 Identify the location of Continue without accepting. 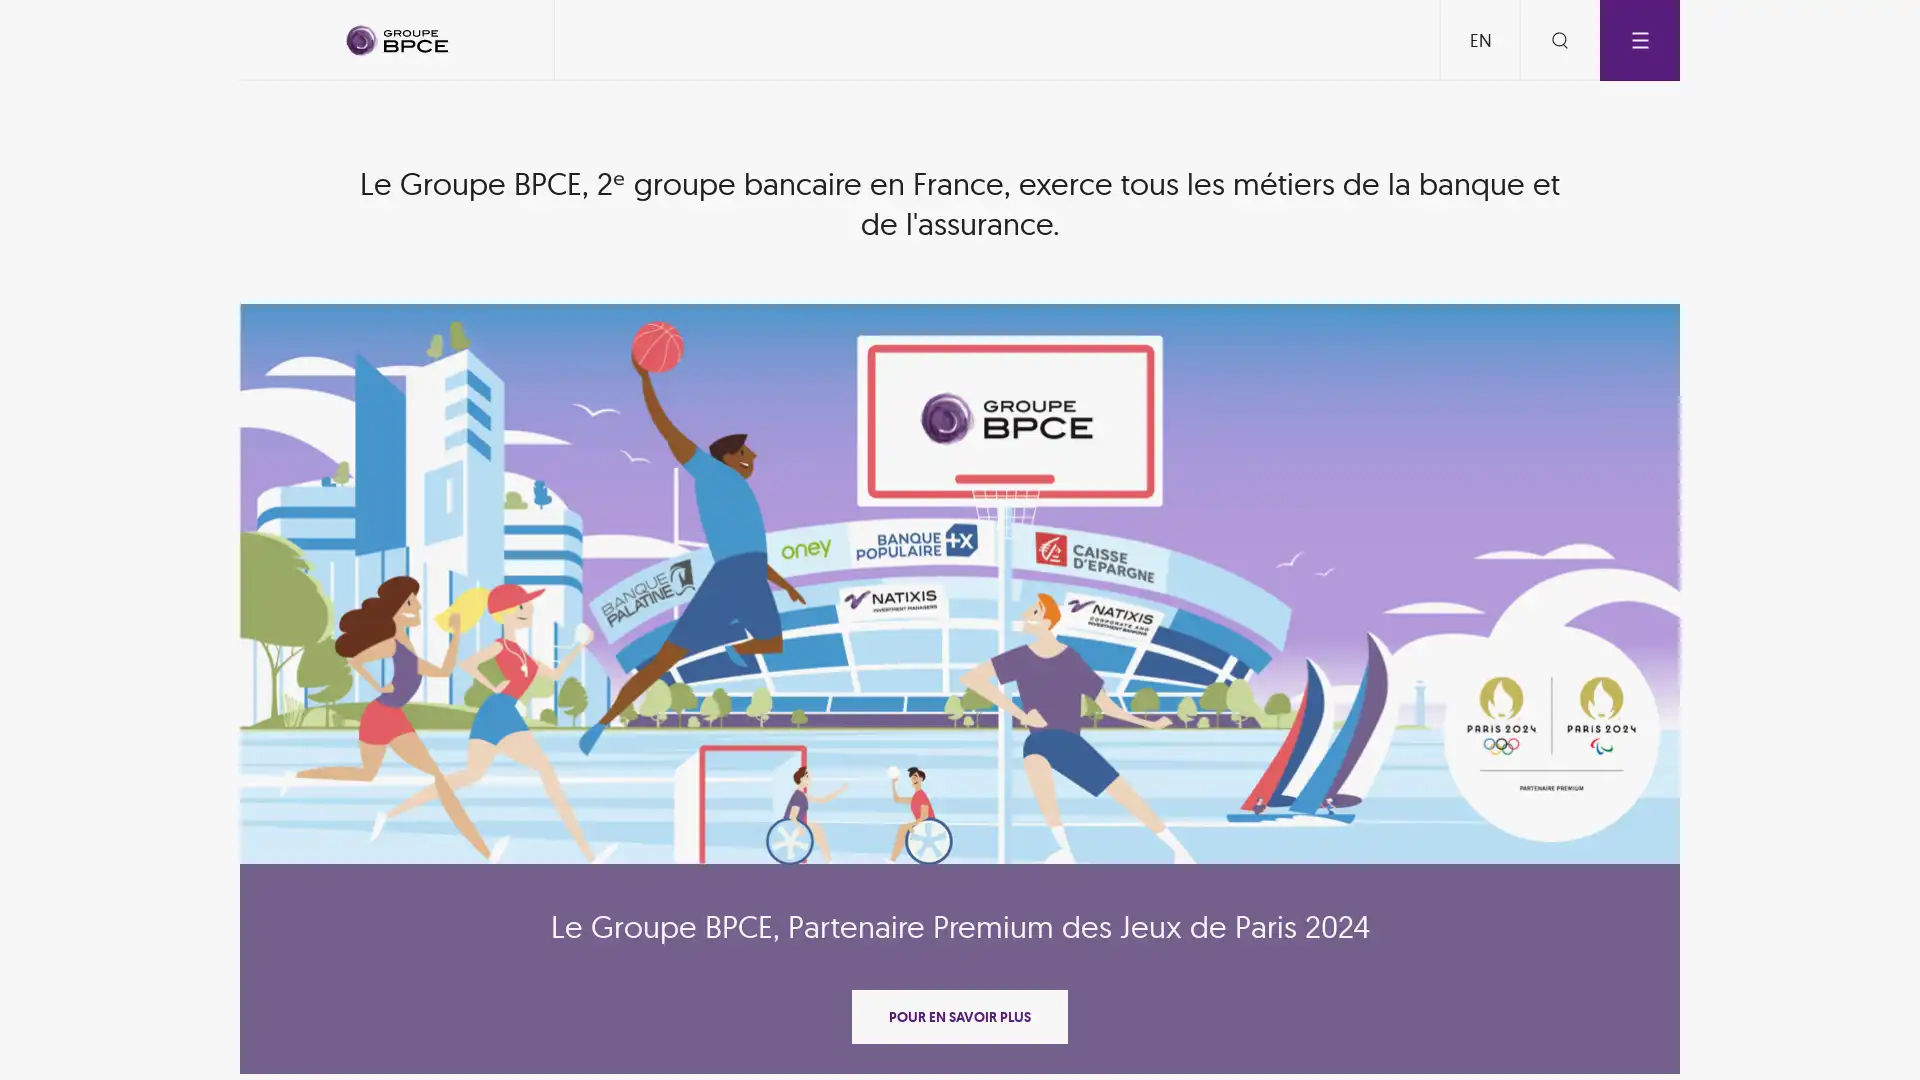
(960, 334).